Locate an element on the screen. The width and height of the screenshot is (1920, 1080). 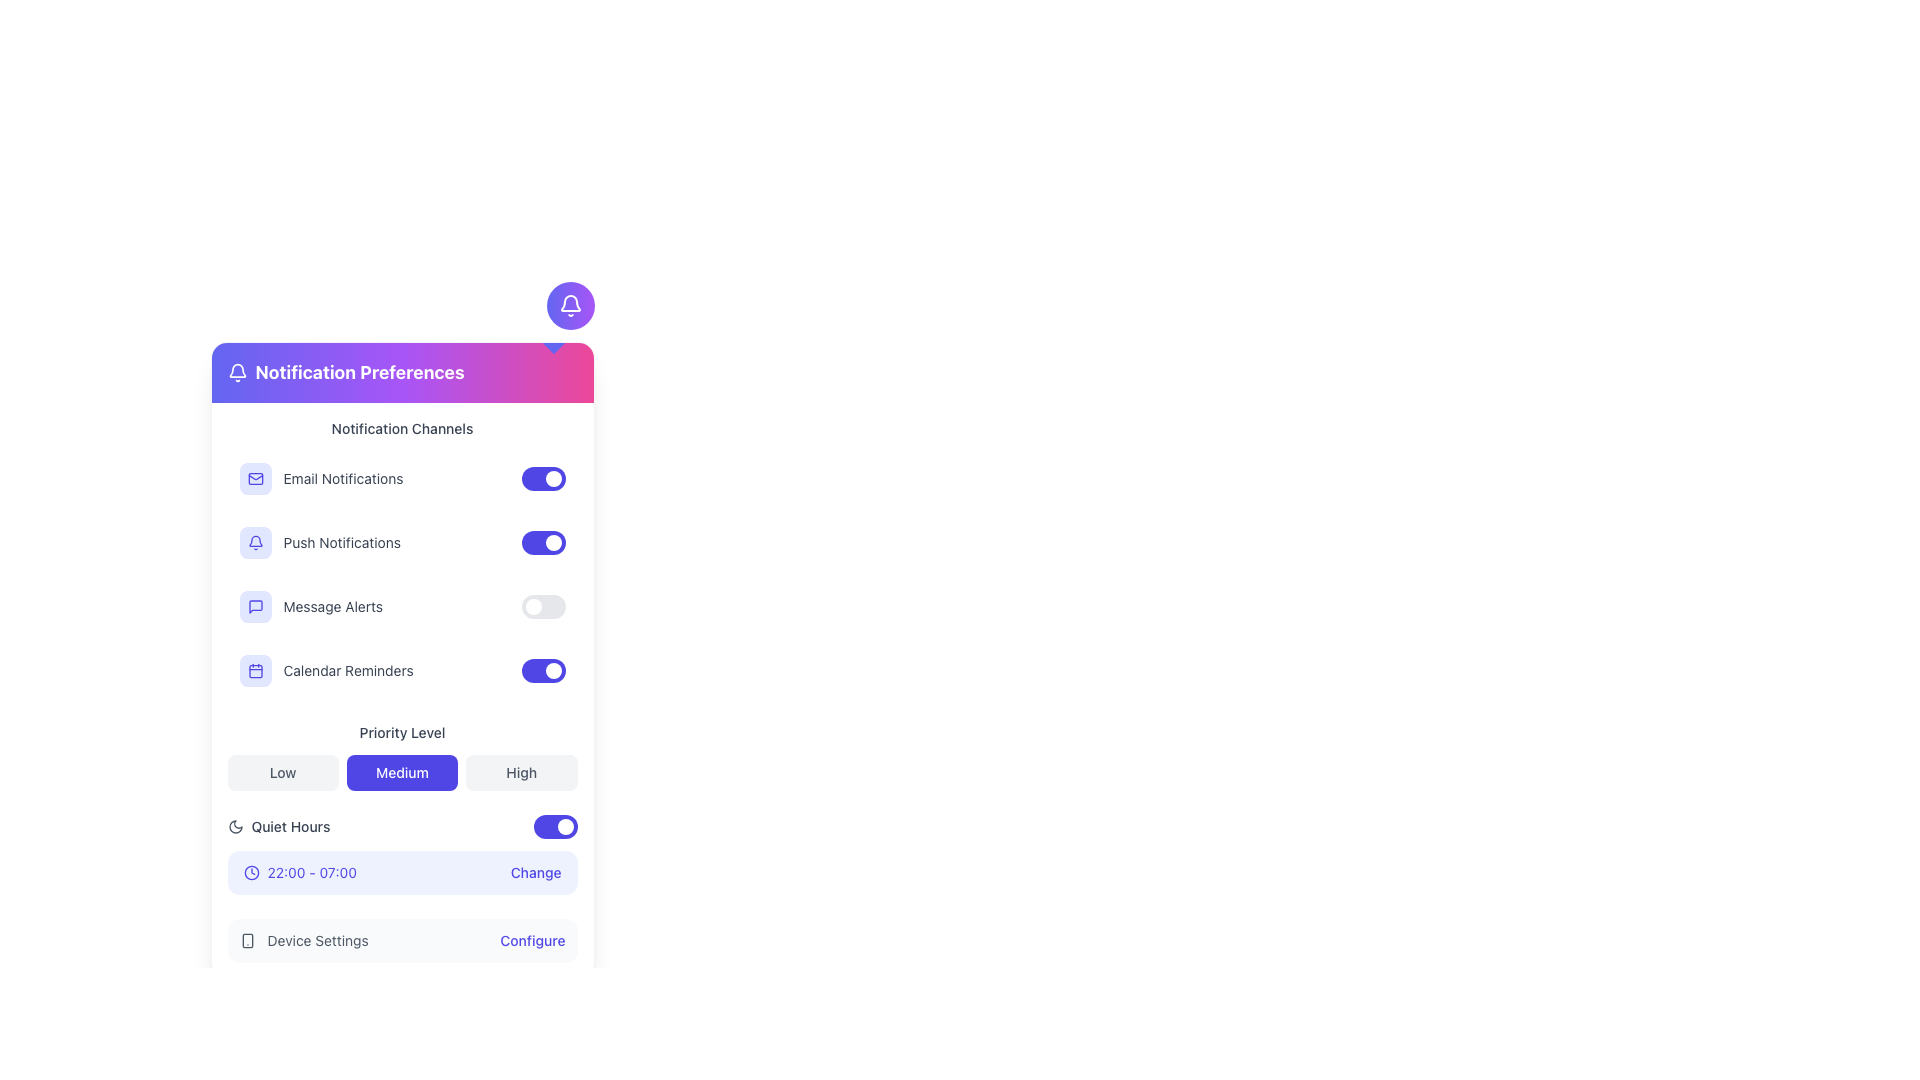
the Push Notifications icon button, which visually represents notification preferences with a bell icon and is positioned to the left of the 'Push Notifications' text is located at coordinates (254, 543).